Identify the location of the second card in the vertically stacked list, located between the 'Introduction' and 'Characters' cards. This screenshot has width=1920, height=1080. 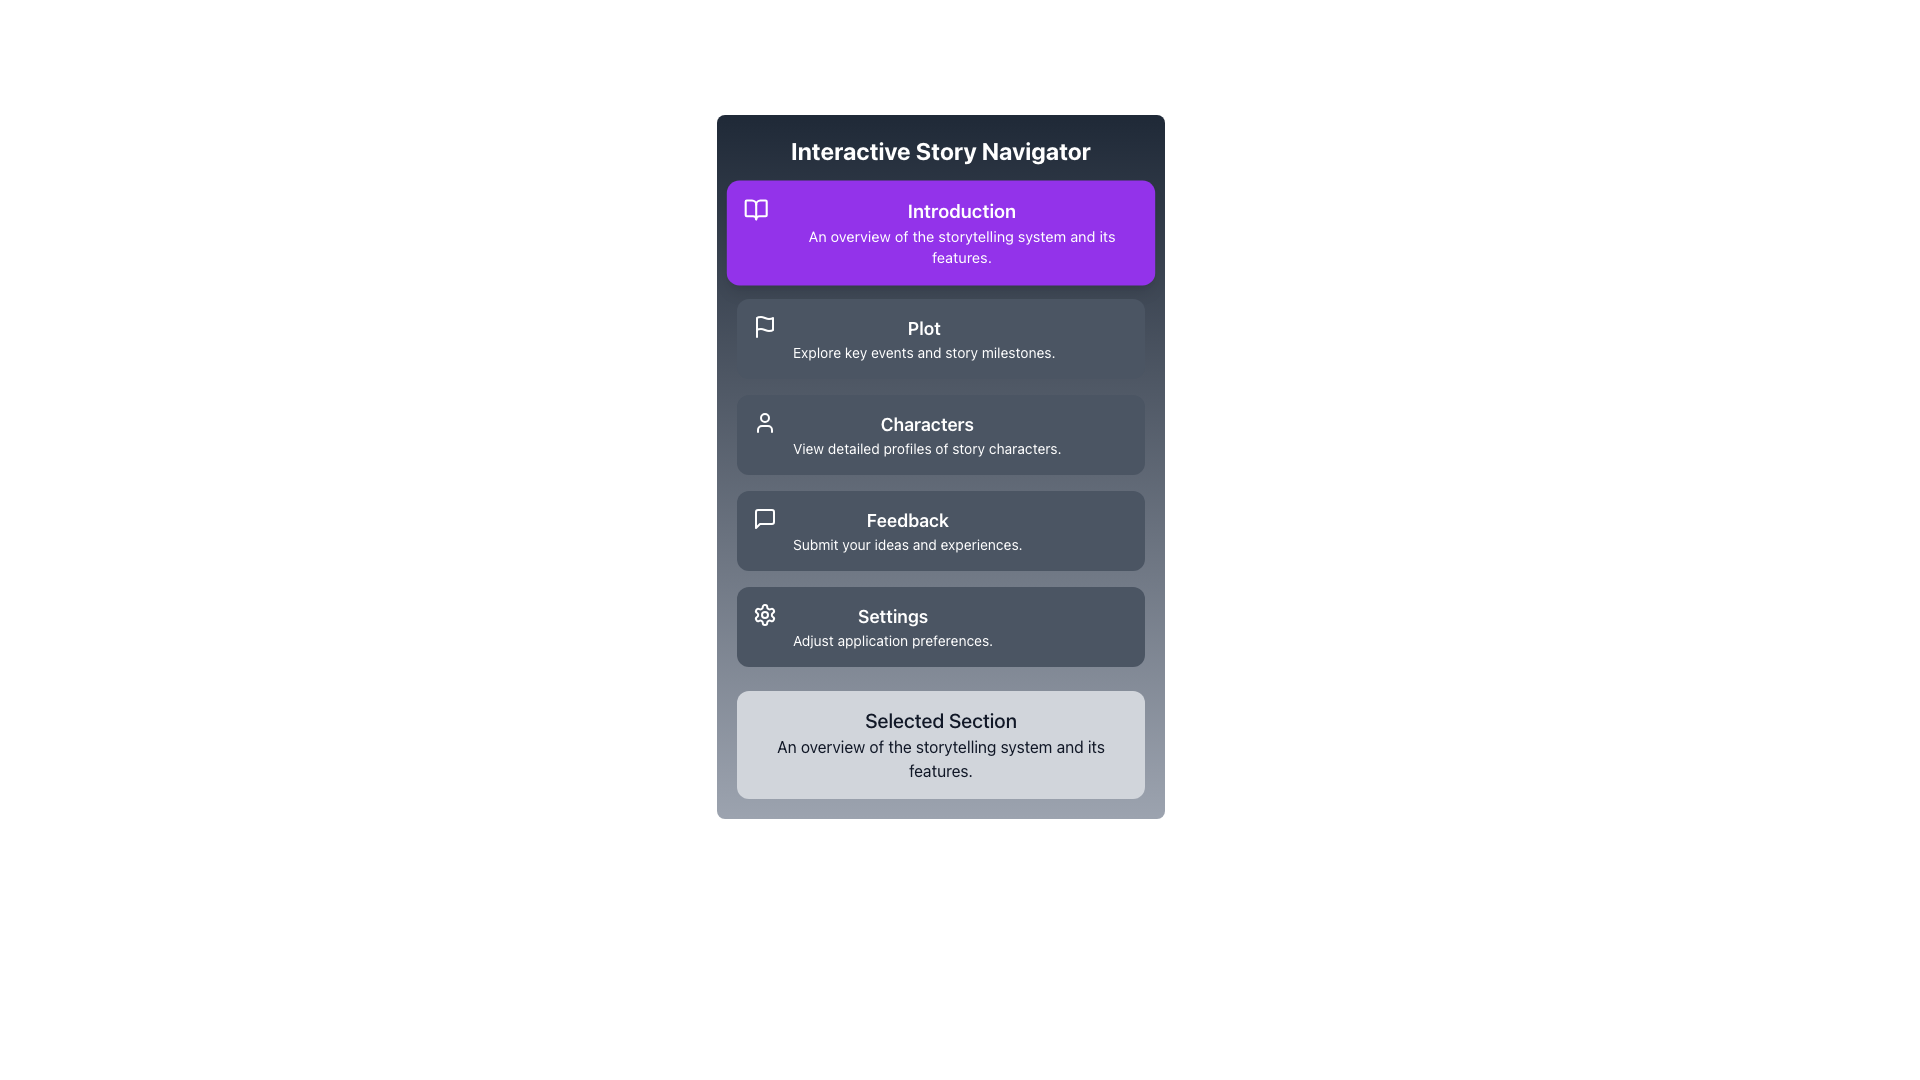
(939, 338).